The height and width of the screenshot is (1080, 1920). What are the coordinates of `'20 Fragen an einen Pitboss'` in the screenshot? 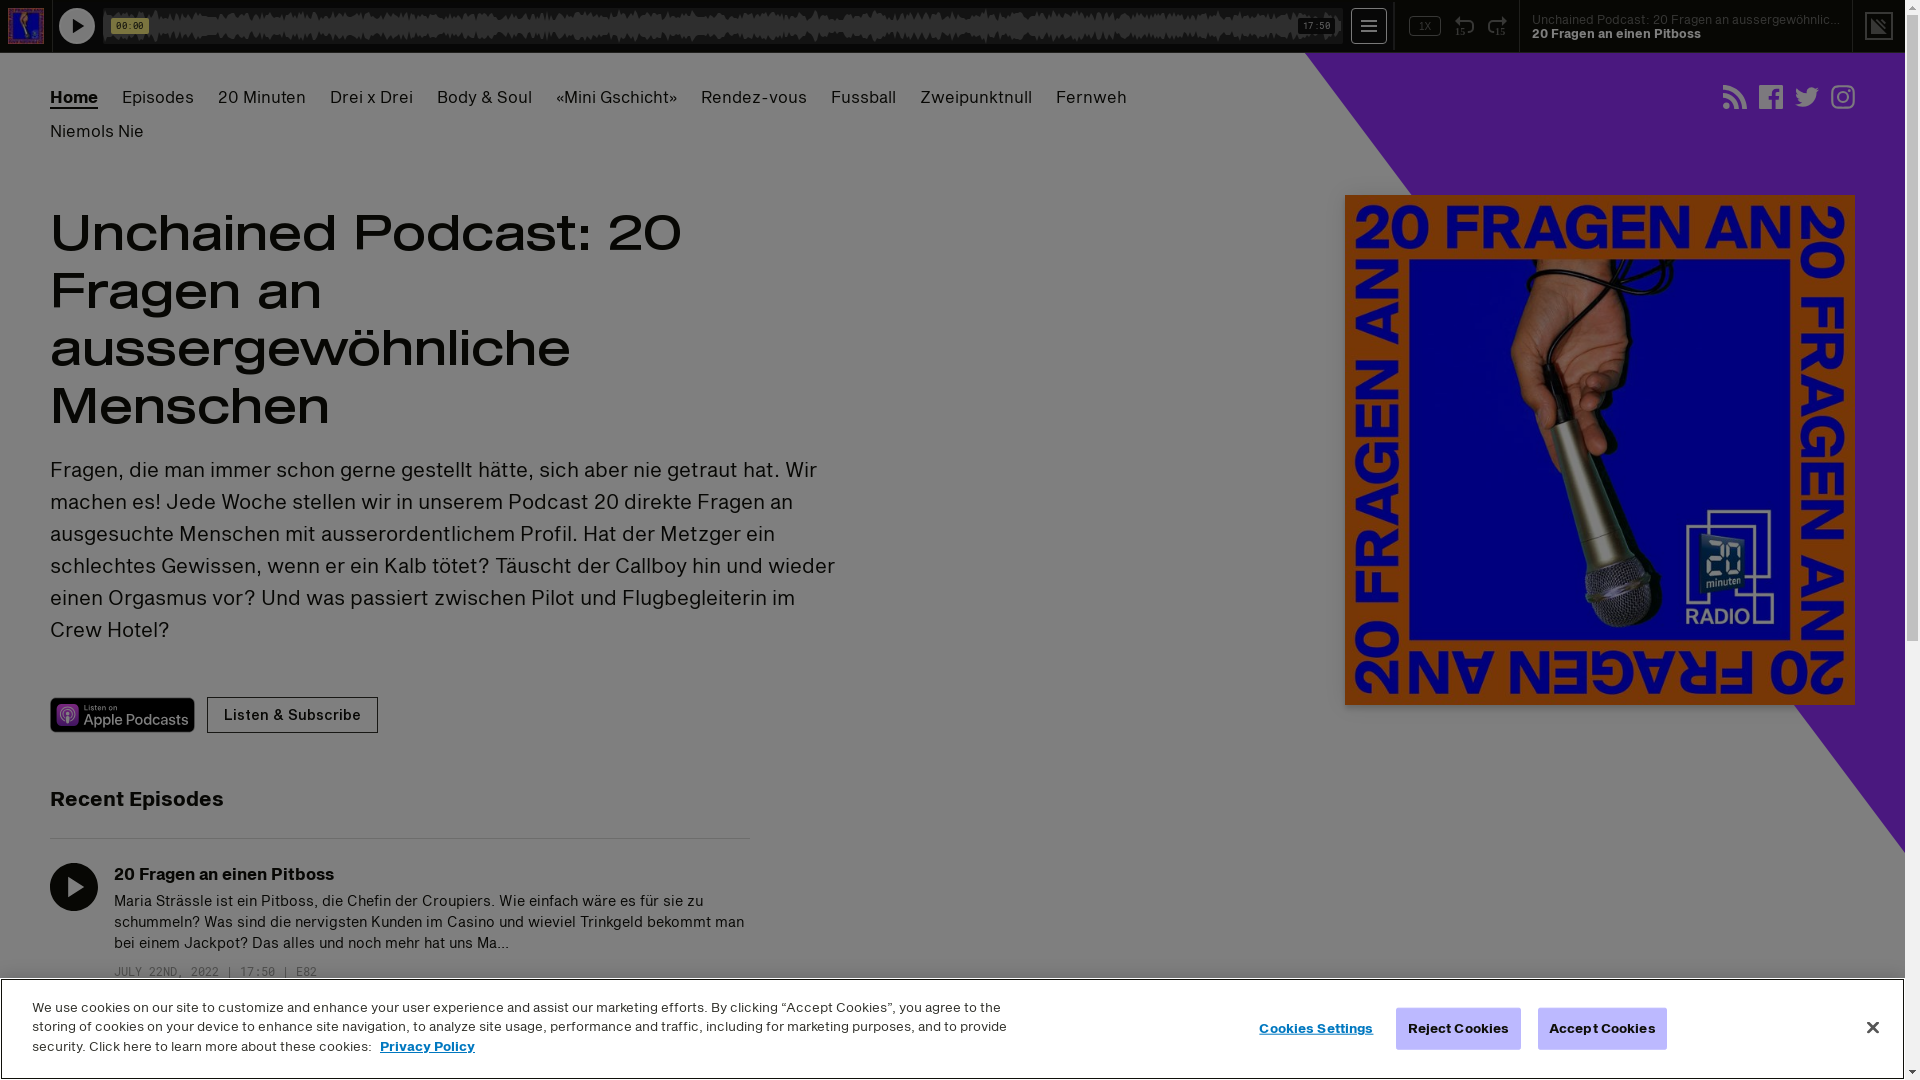 It's located at (224, 872).